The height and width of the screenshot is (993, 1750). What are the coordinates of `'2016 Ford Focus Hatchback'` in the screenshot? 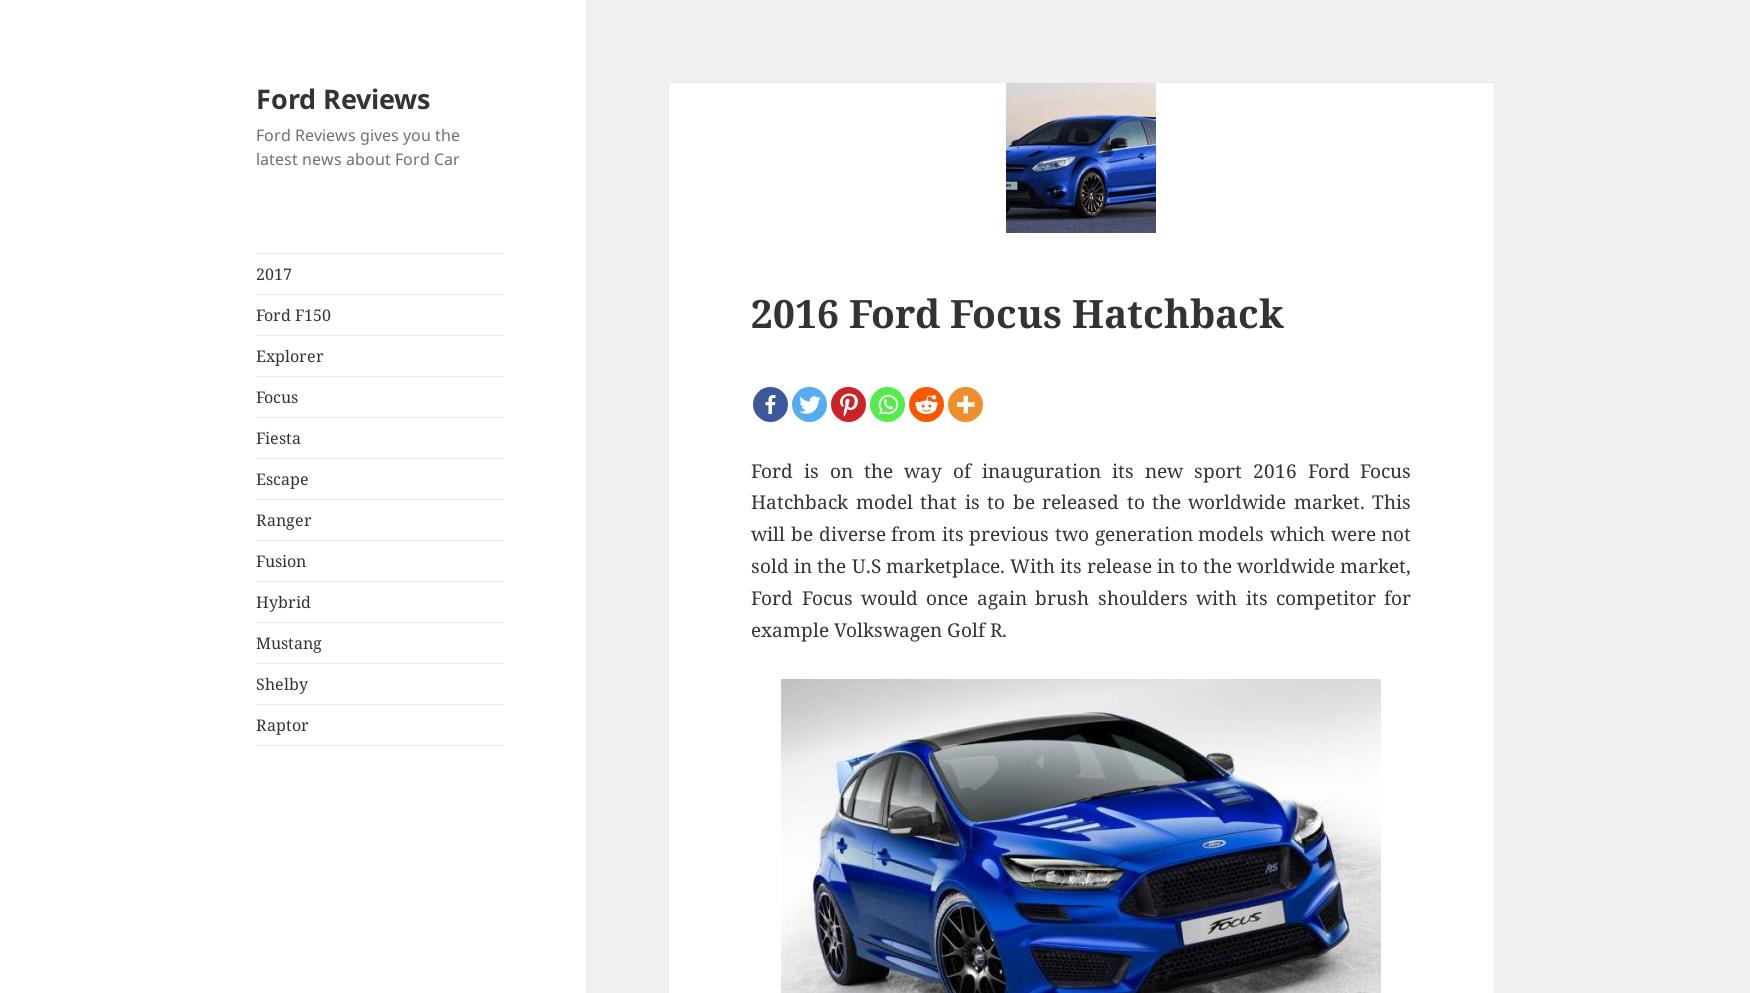 It's located at (1016, 310).